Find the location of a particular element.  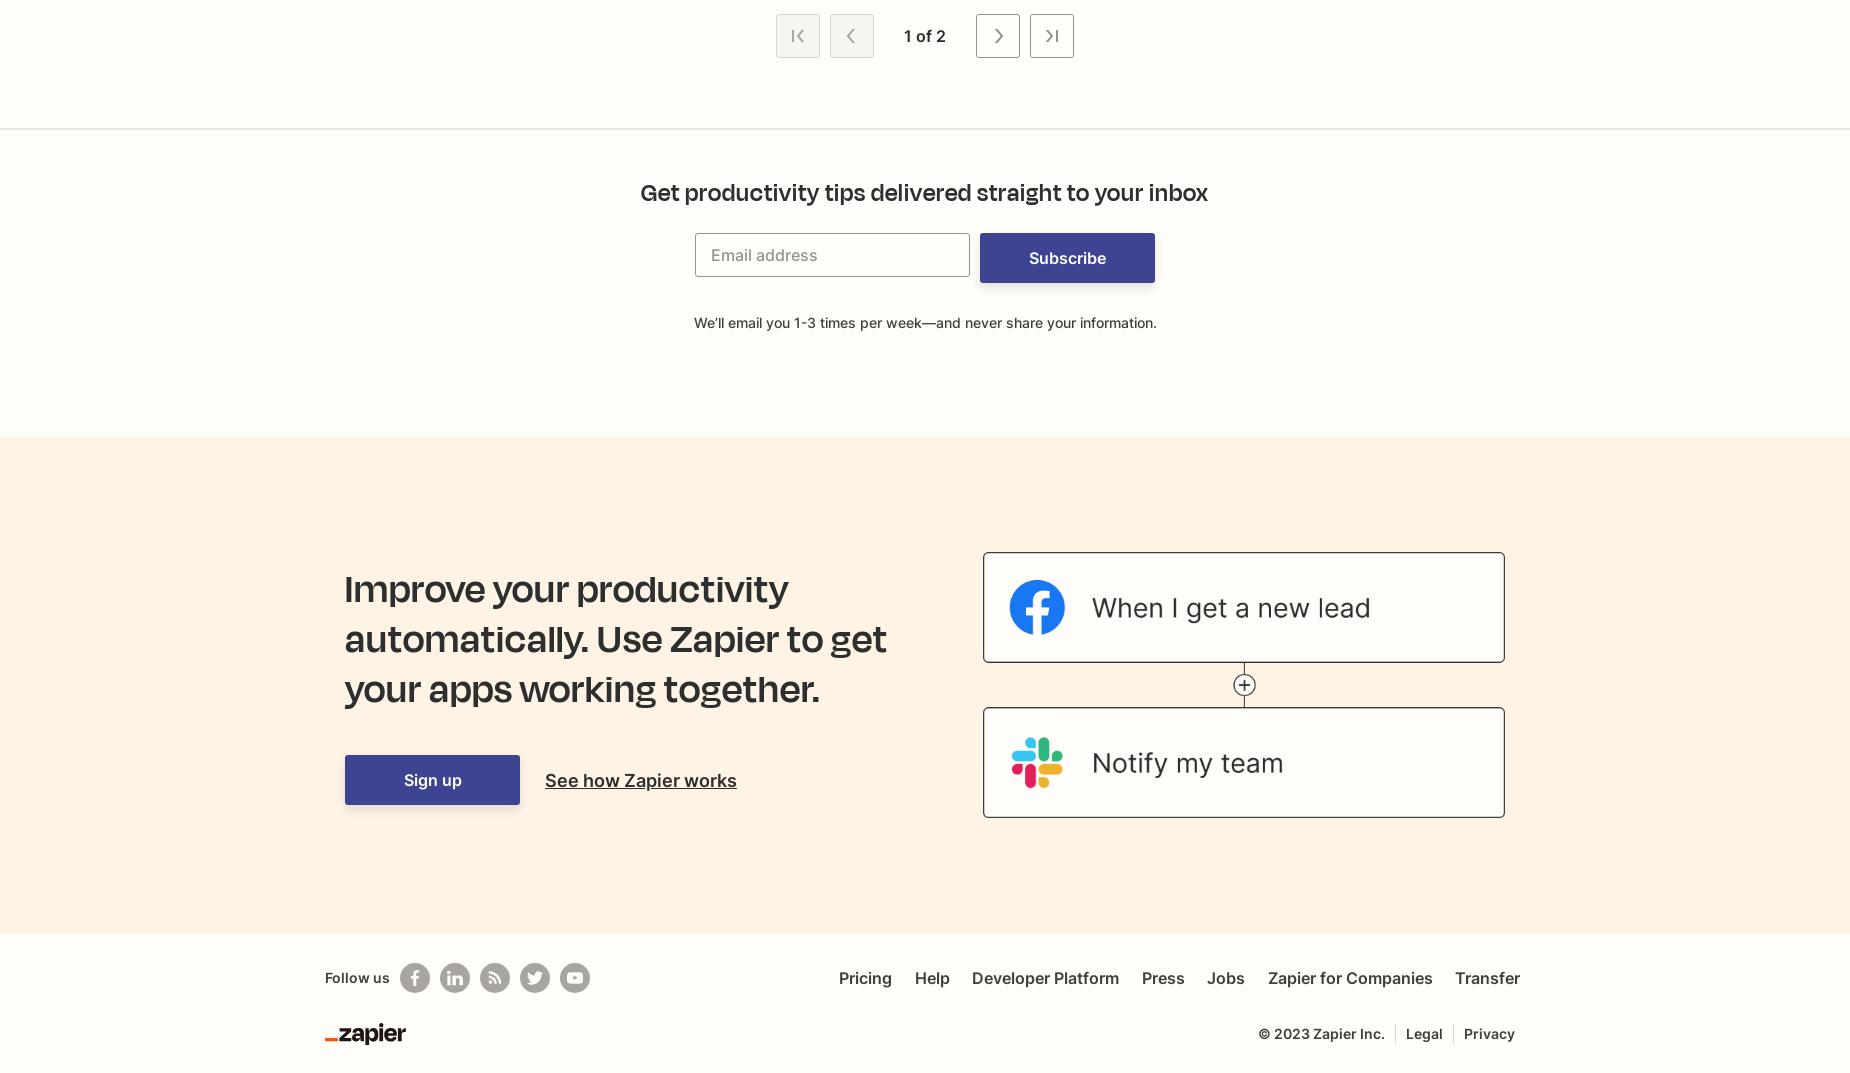

'Get productivity tips delivered straight to your inbox' is located at coordinates (925, 193).